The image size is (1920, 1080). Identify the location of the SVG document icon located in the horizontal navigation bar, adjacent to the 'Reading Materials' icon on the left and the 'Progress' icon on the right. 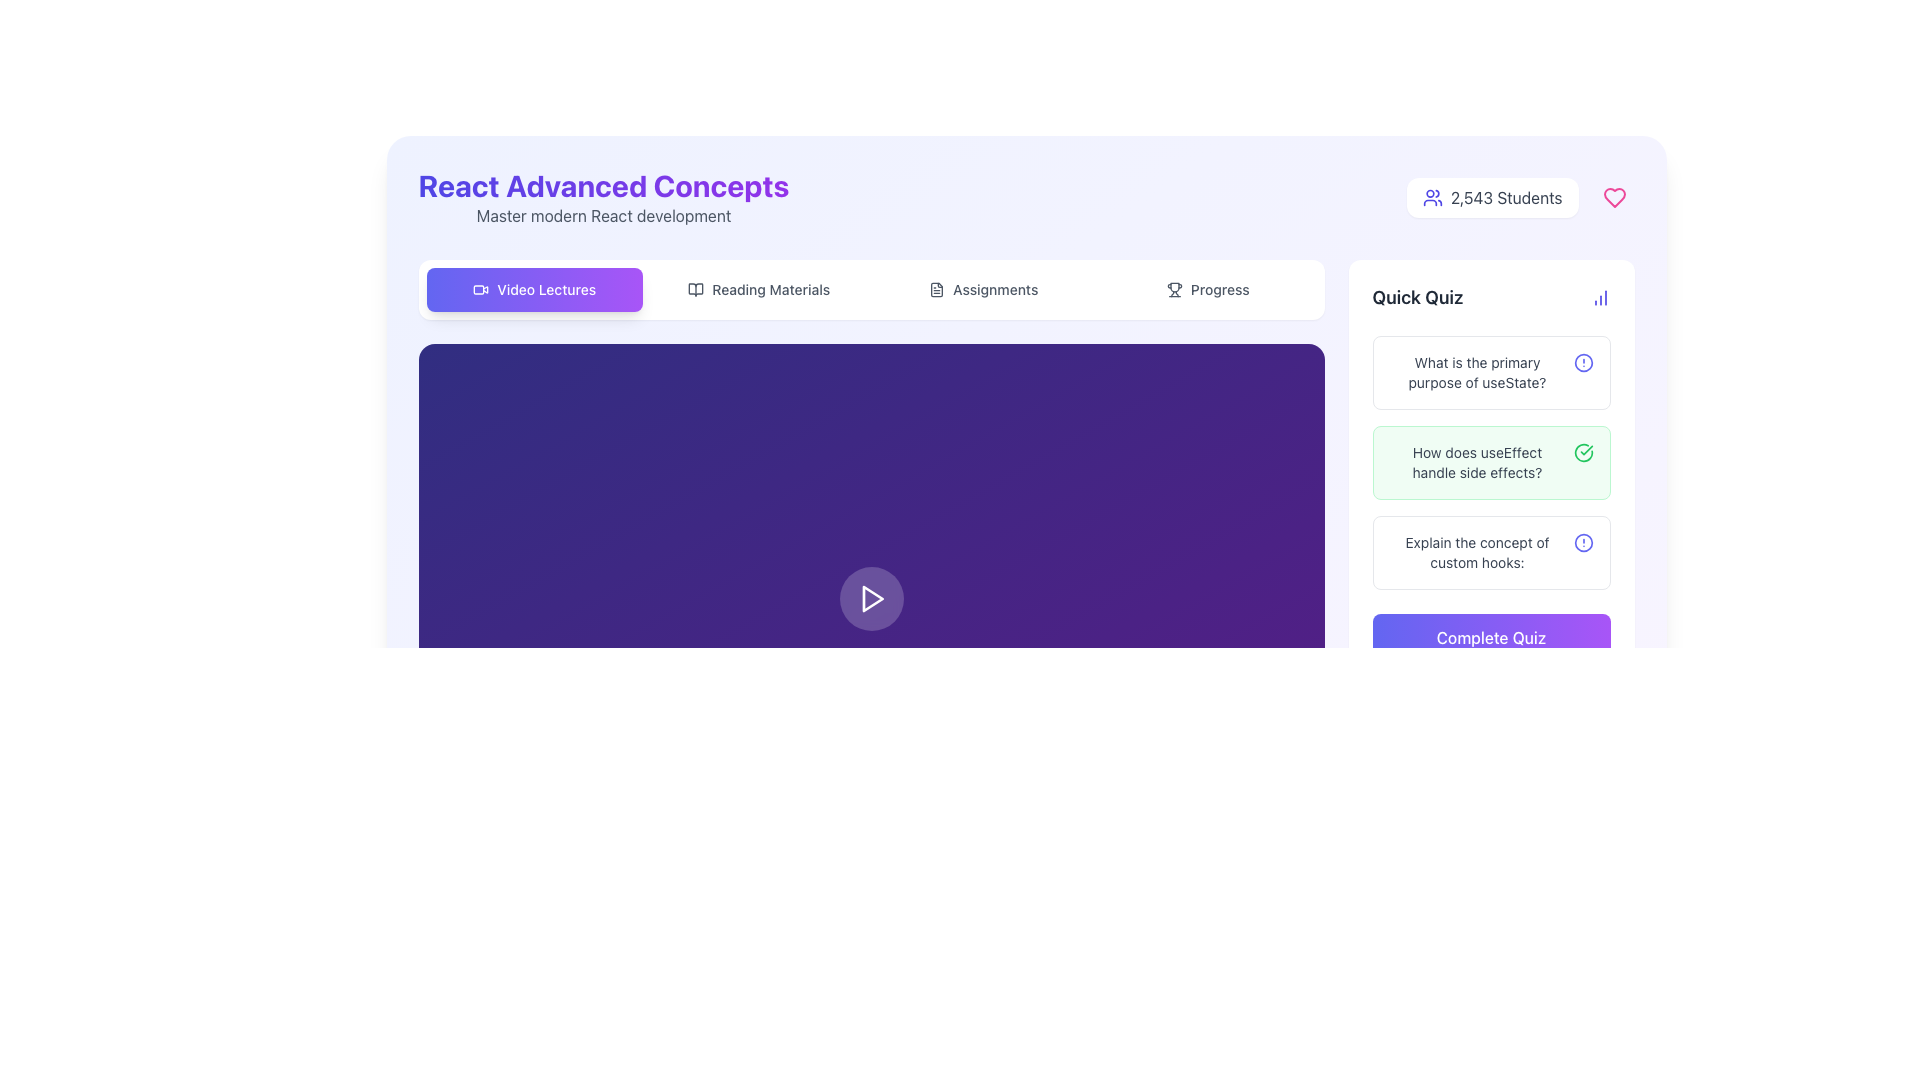
(936, 289).